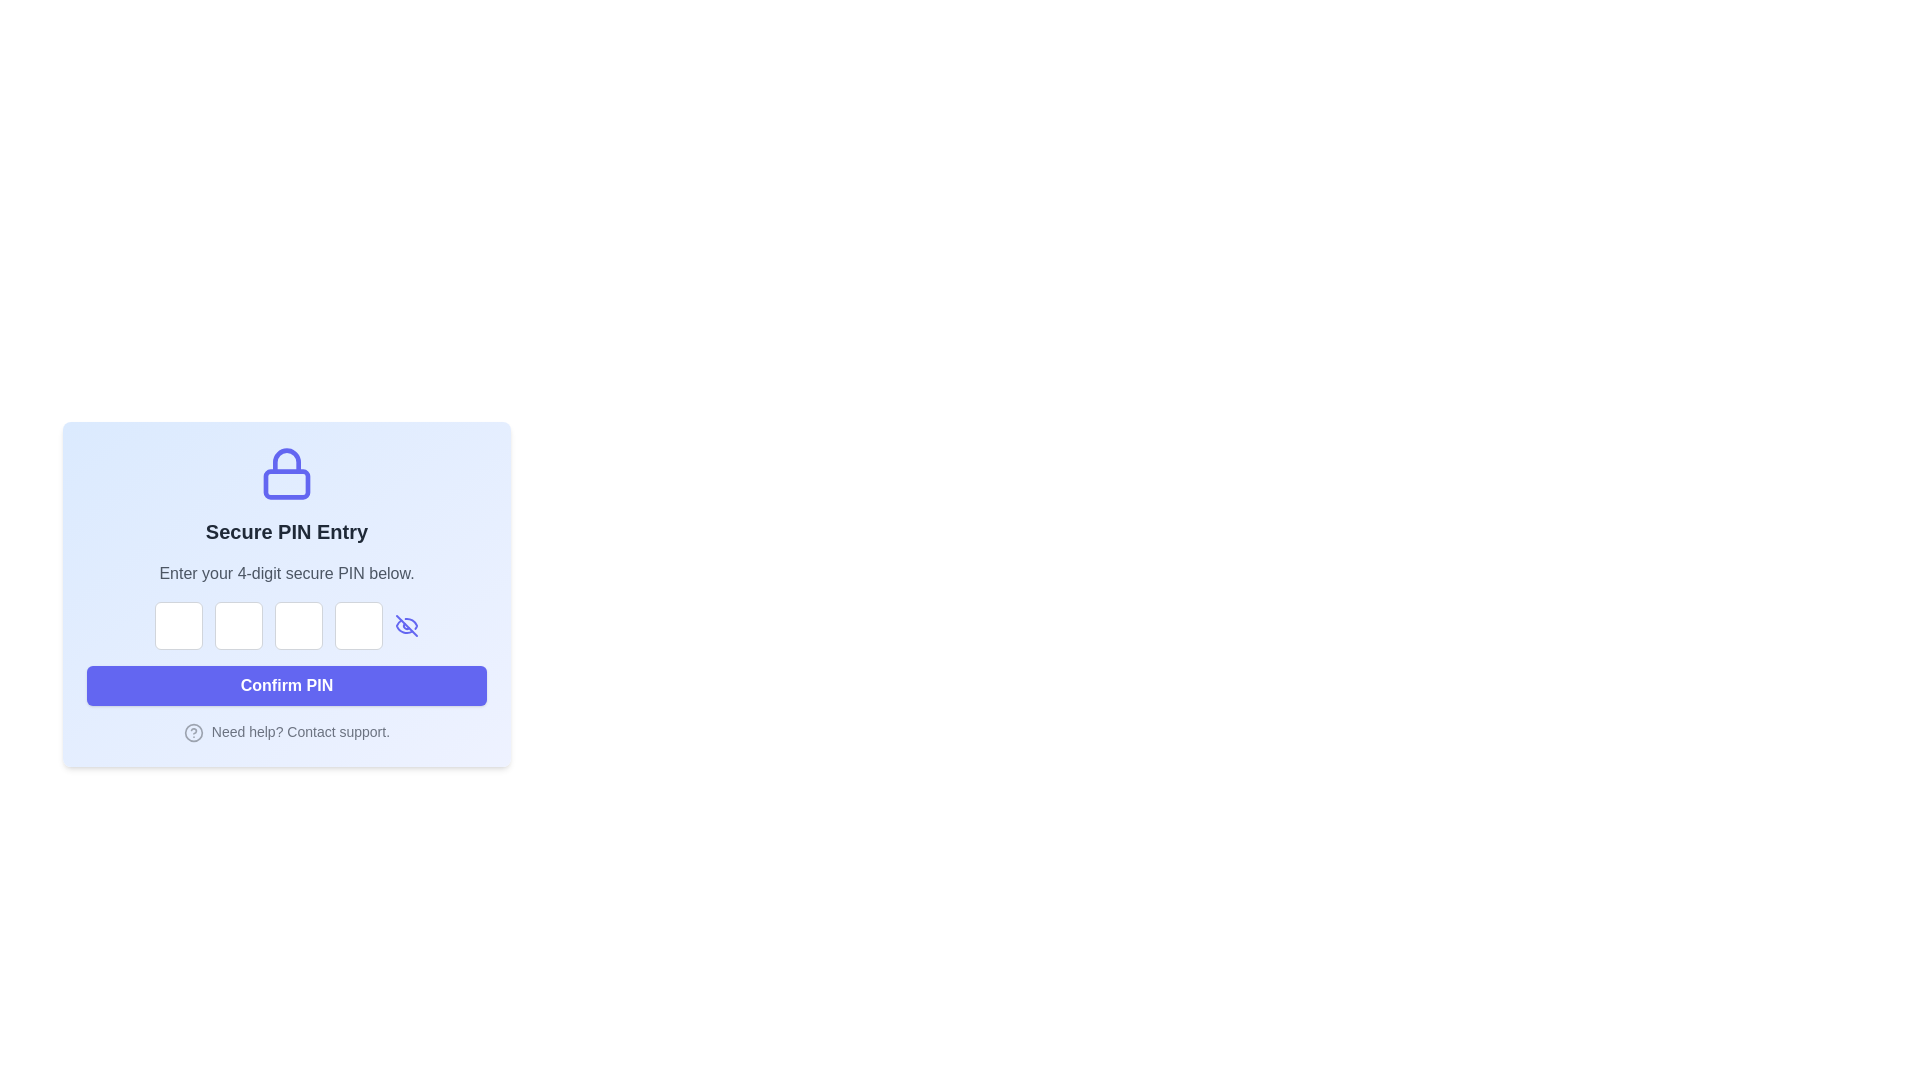 This screenshot has height=1080, width=1920. Describe the element at coordinates (359, 624) in the screenshot. I see `the rightmost text input field in the PIN entry section and perform backspace keyboard action` at that location.